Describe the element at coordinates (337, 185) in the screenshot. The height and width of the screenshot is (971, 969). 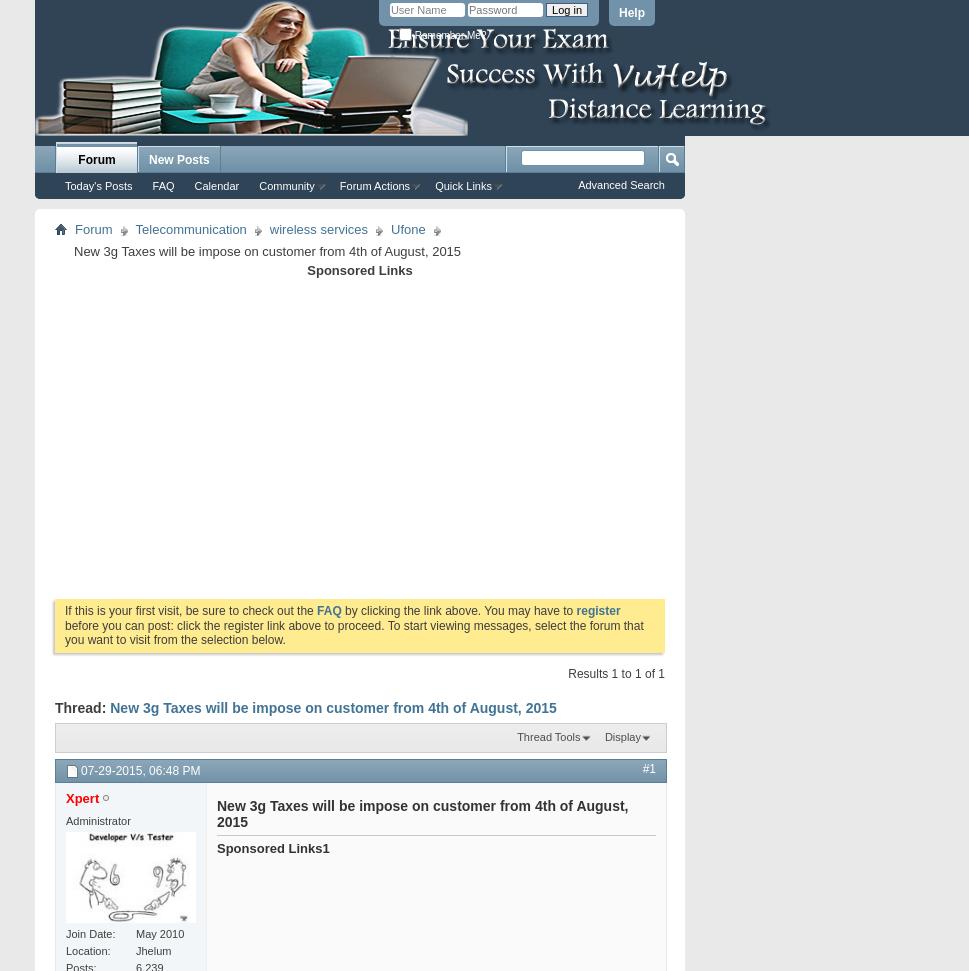
I see `'Forum Actions'` at that location.